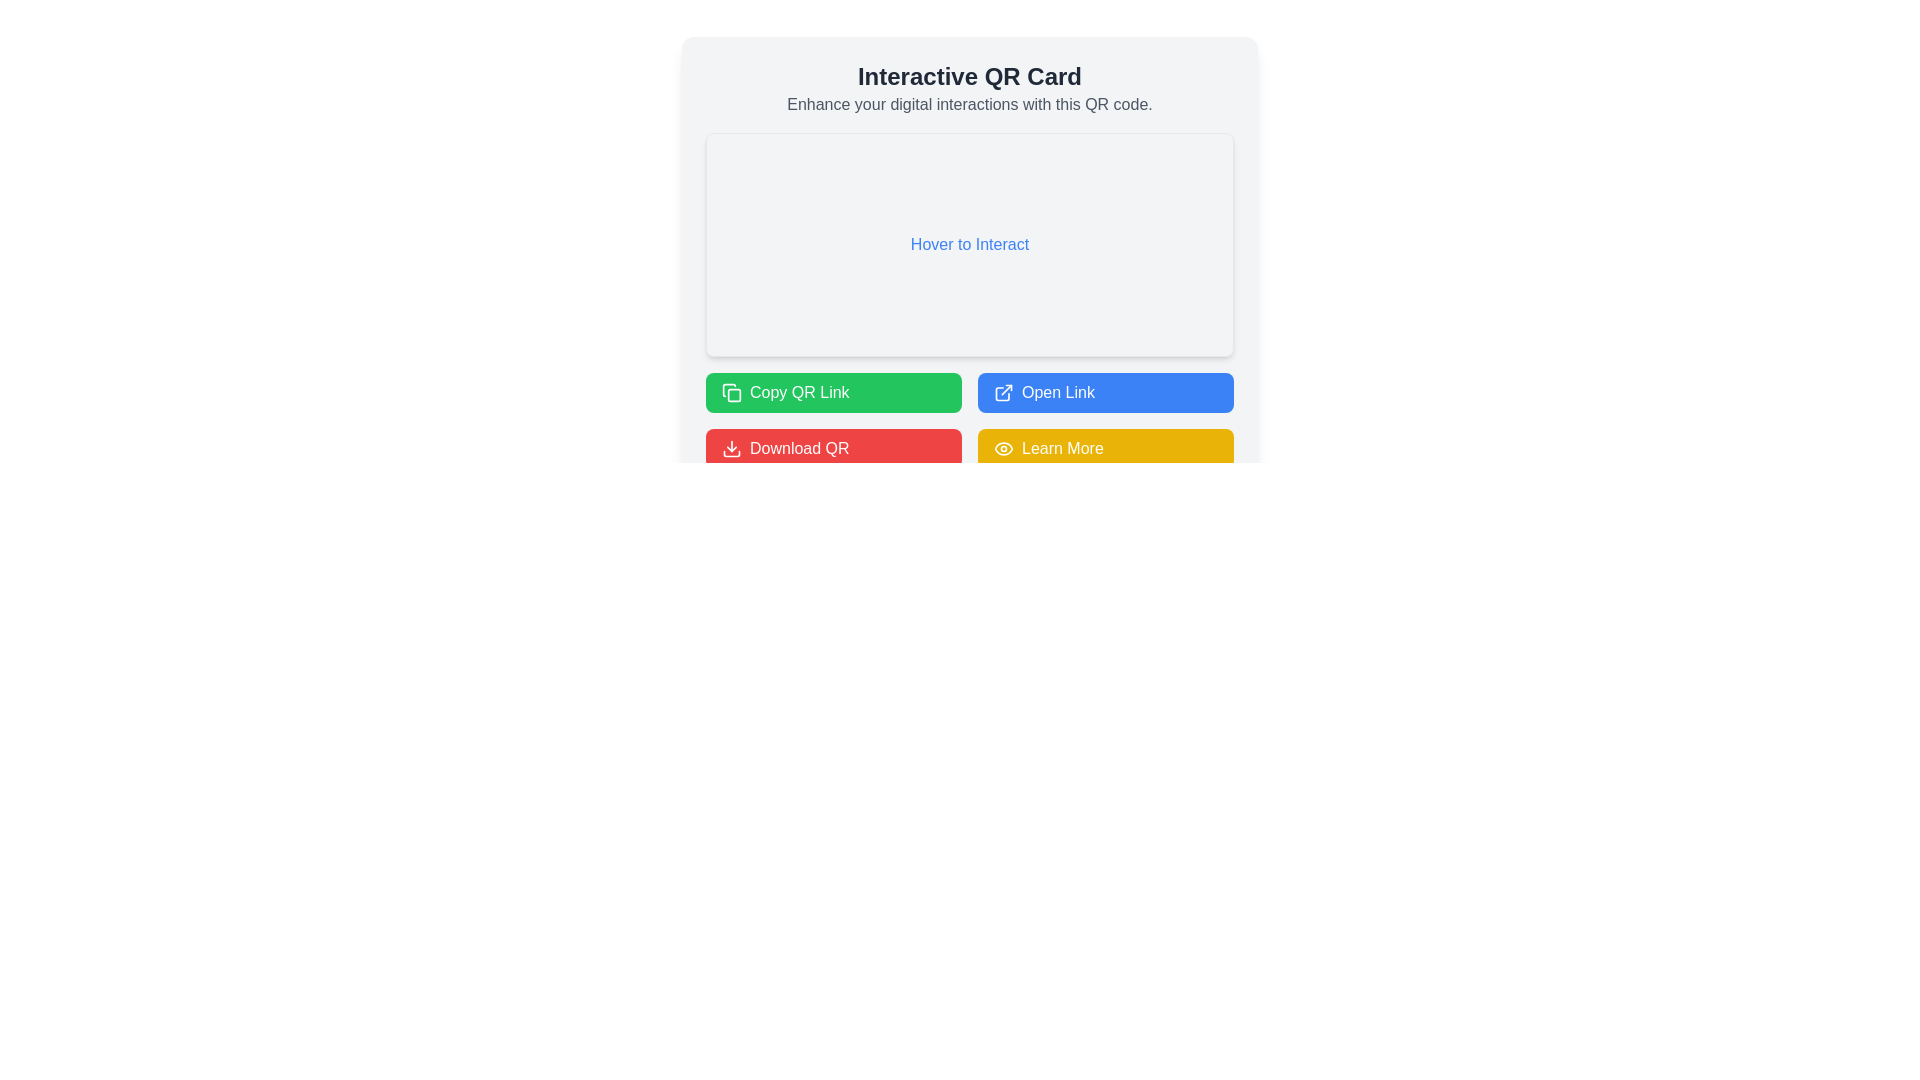  What do you see at coordinates (1003, 393) in the screenshot?
I see `the icon located on the left-hand side of the 'Open Link' button as a visual cue` at bounding box center [1003, 393].